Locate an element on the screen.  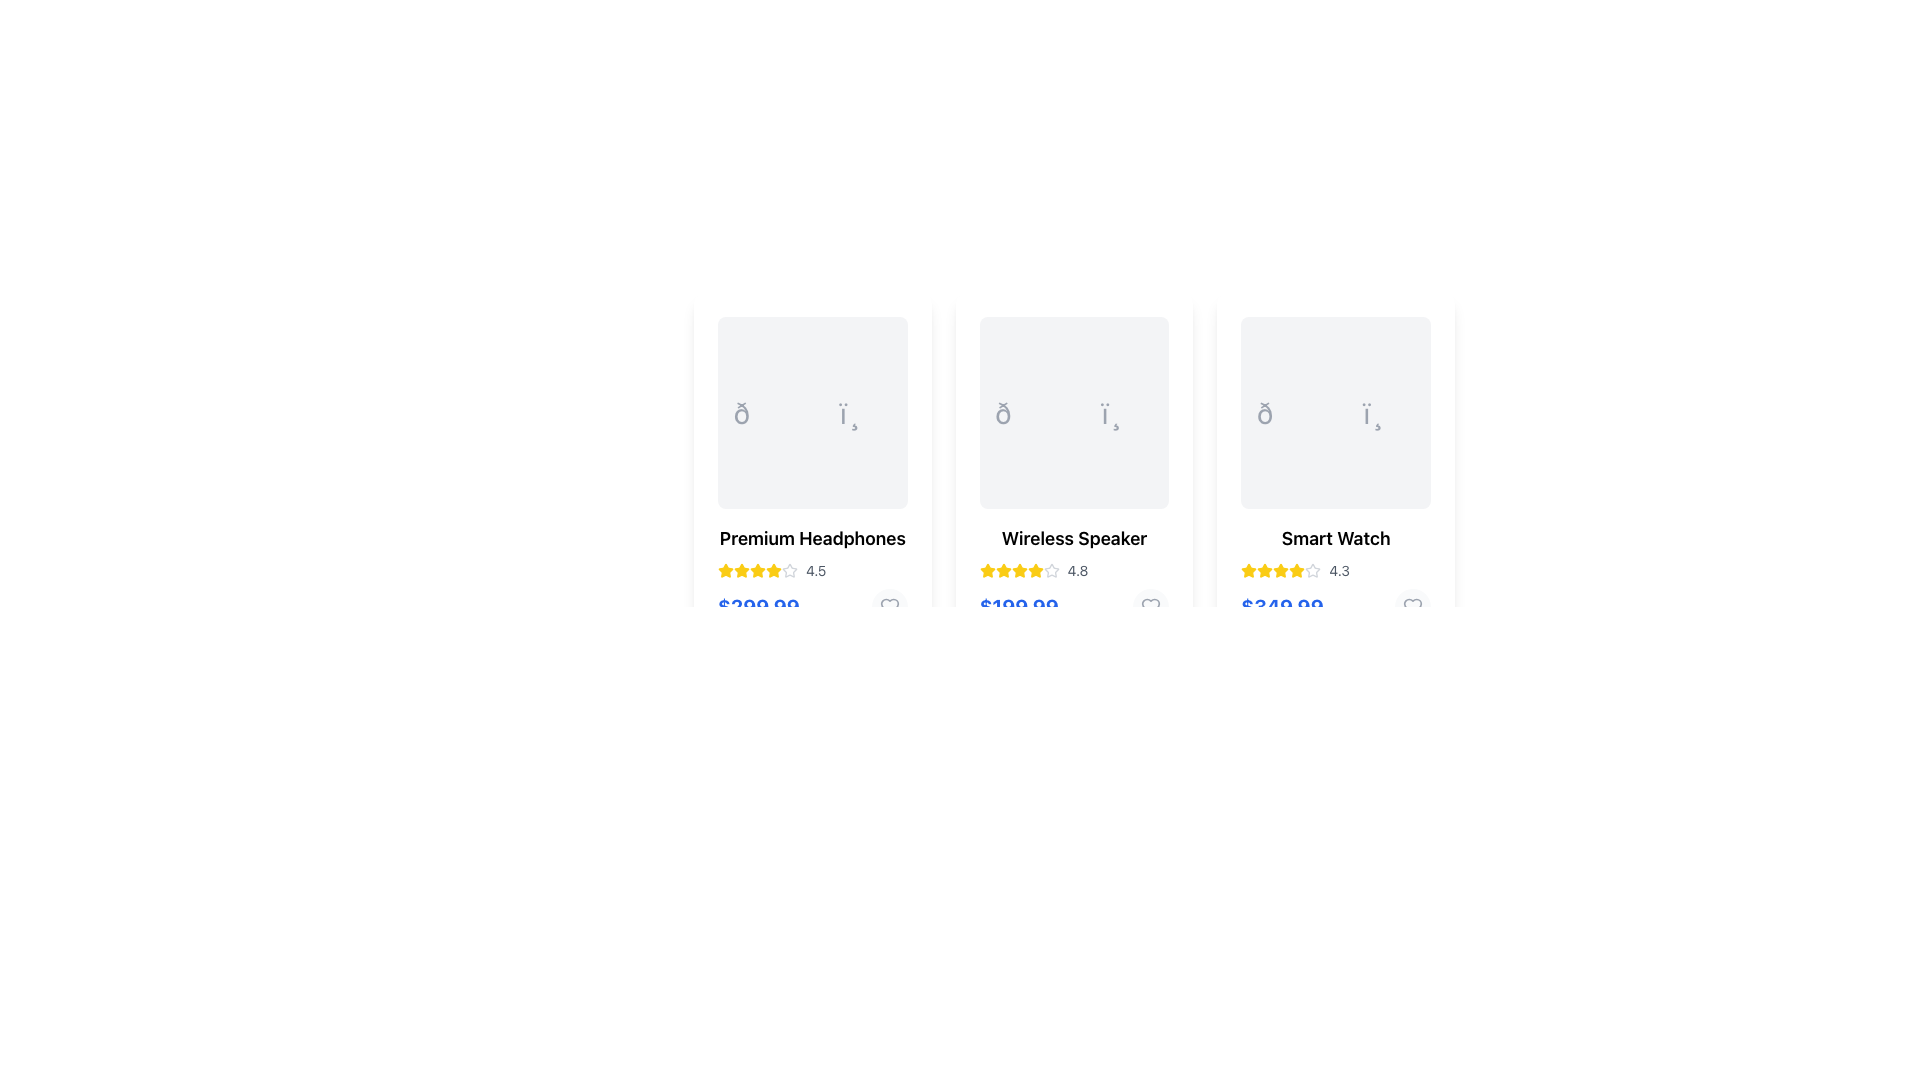
the Product Card for 'Wireless Speaker' located in the middle column of the grid layout, positioned between 'Premium Headphones' and 'Smart Watch' is located at coordinates (1073, 470).